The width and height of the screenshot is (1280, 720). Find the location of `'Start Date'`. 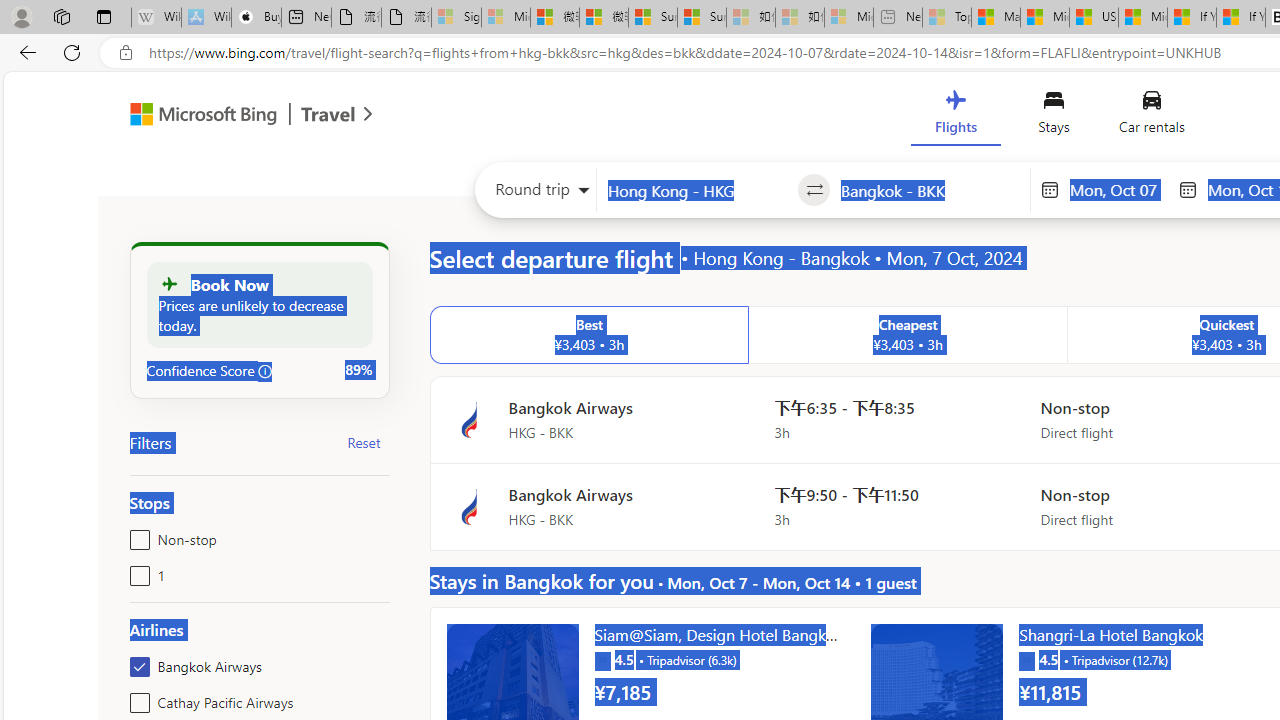

'Start Date' is located at coordinates (1117, 189).